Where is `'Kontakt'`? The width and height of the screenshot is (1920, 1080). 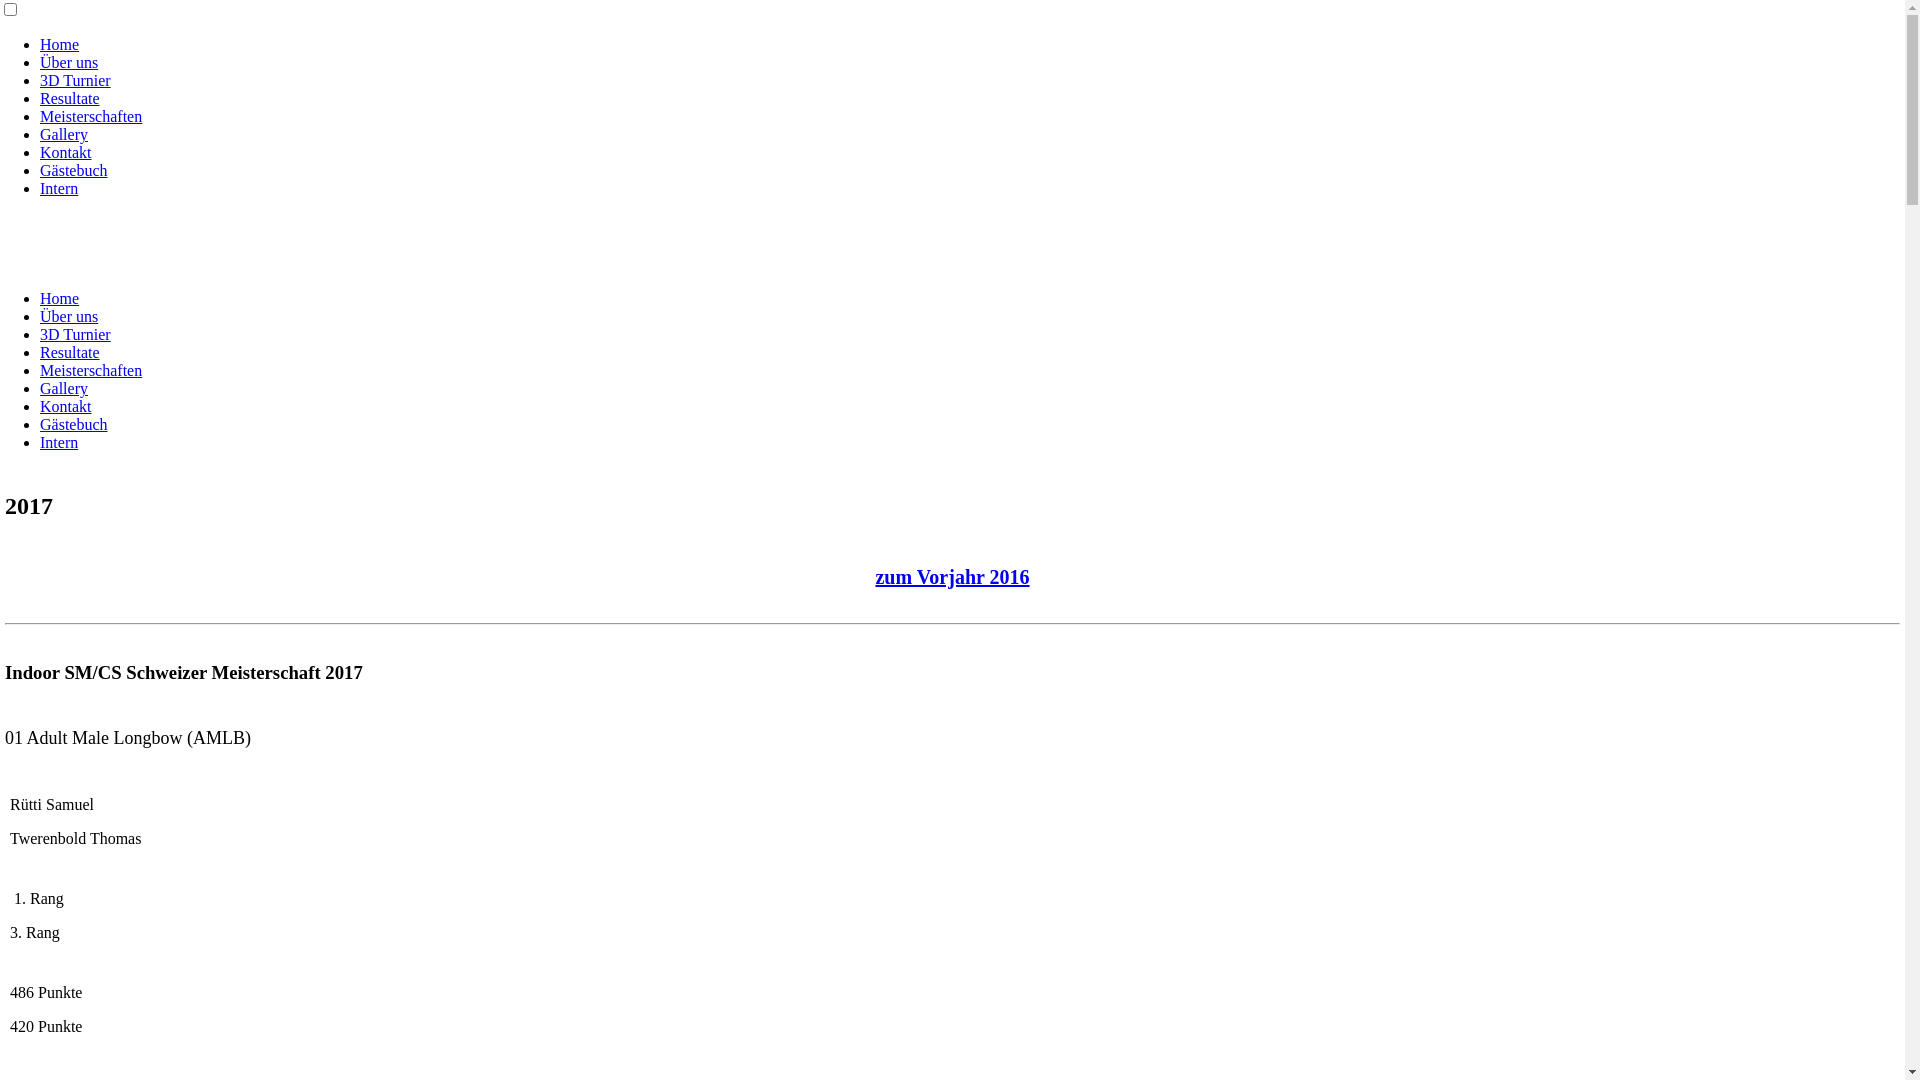
'Kontakt' is located at coordinates (66, 151).